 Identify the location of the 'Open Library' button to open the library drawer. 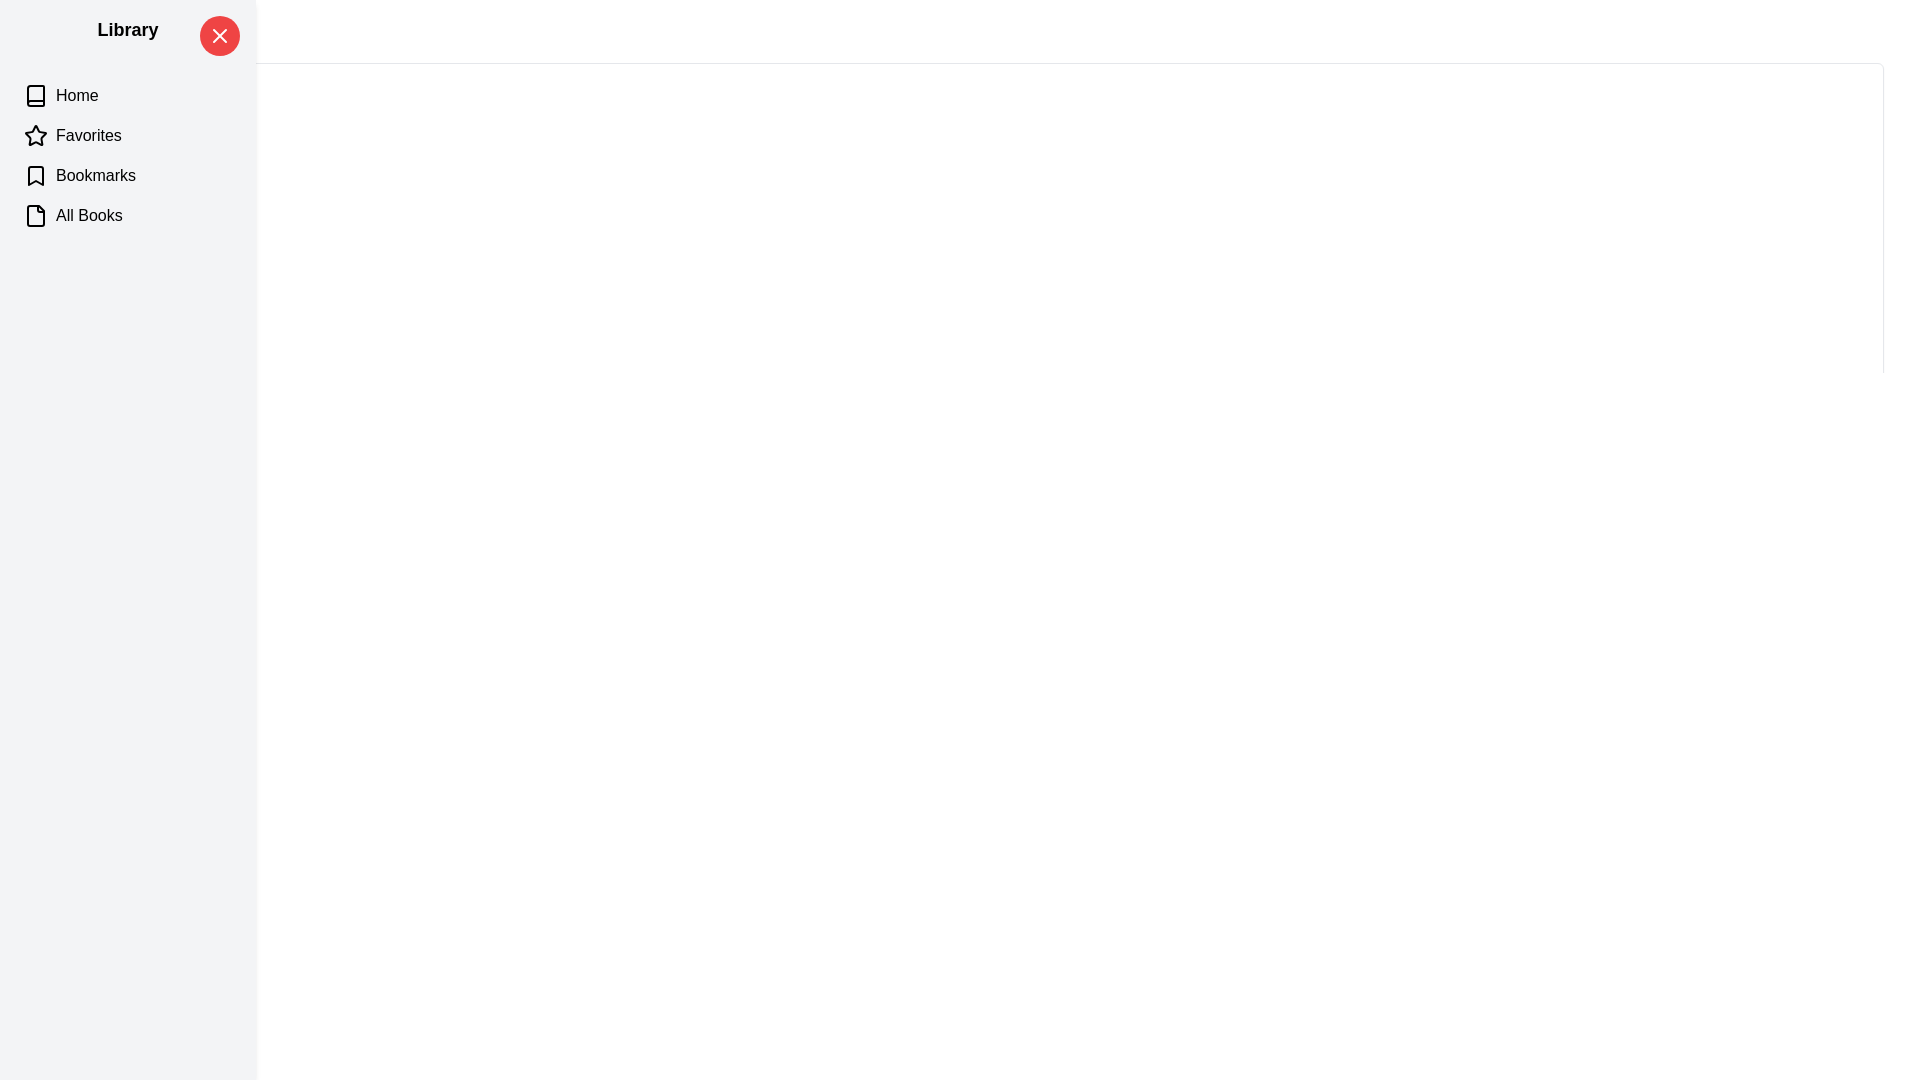
(70, 46).